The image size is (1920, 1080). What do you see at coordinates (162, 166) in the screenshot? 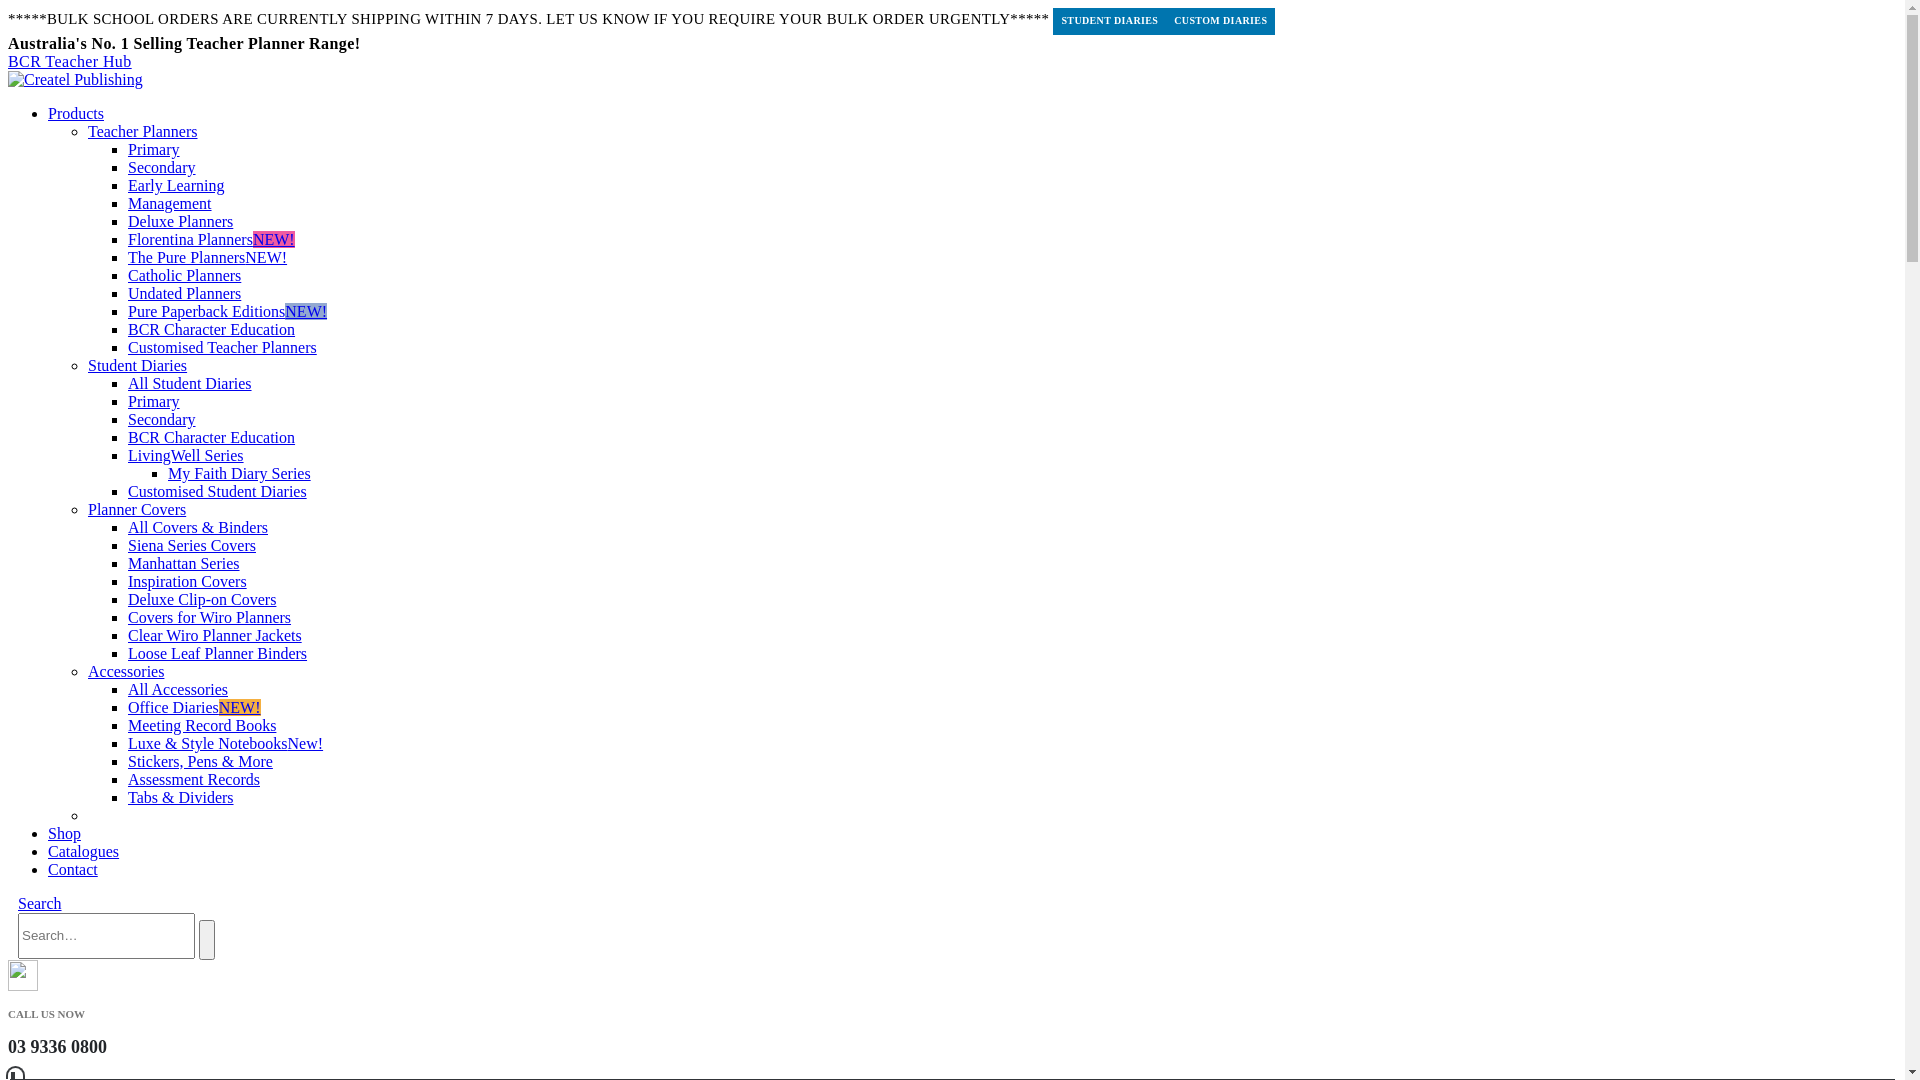
I see `'Secondary'` at bounding box center [162, 166].